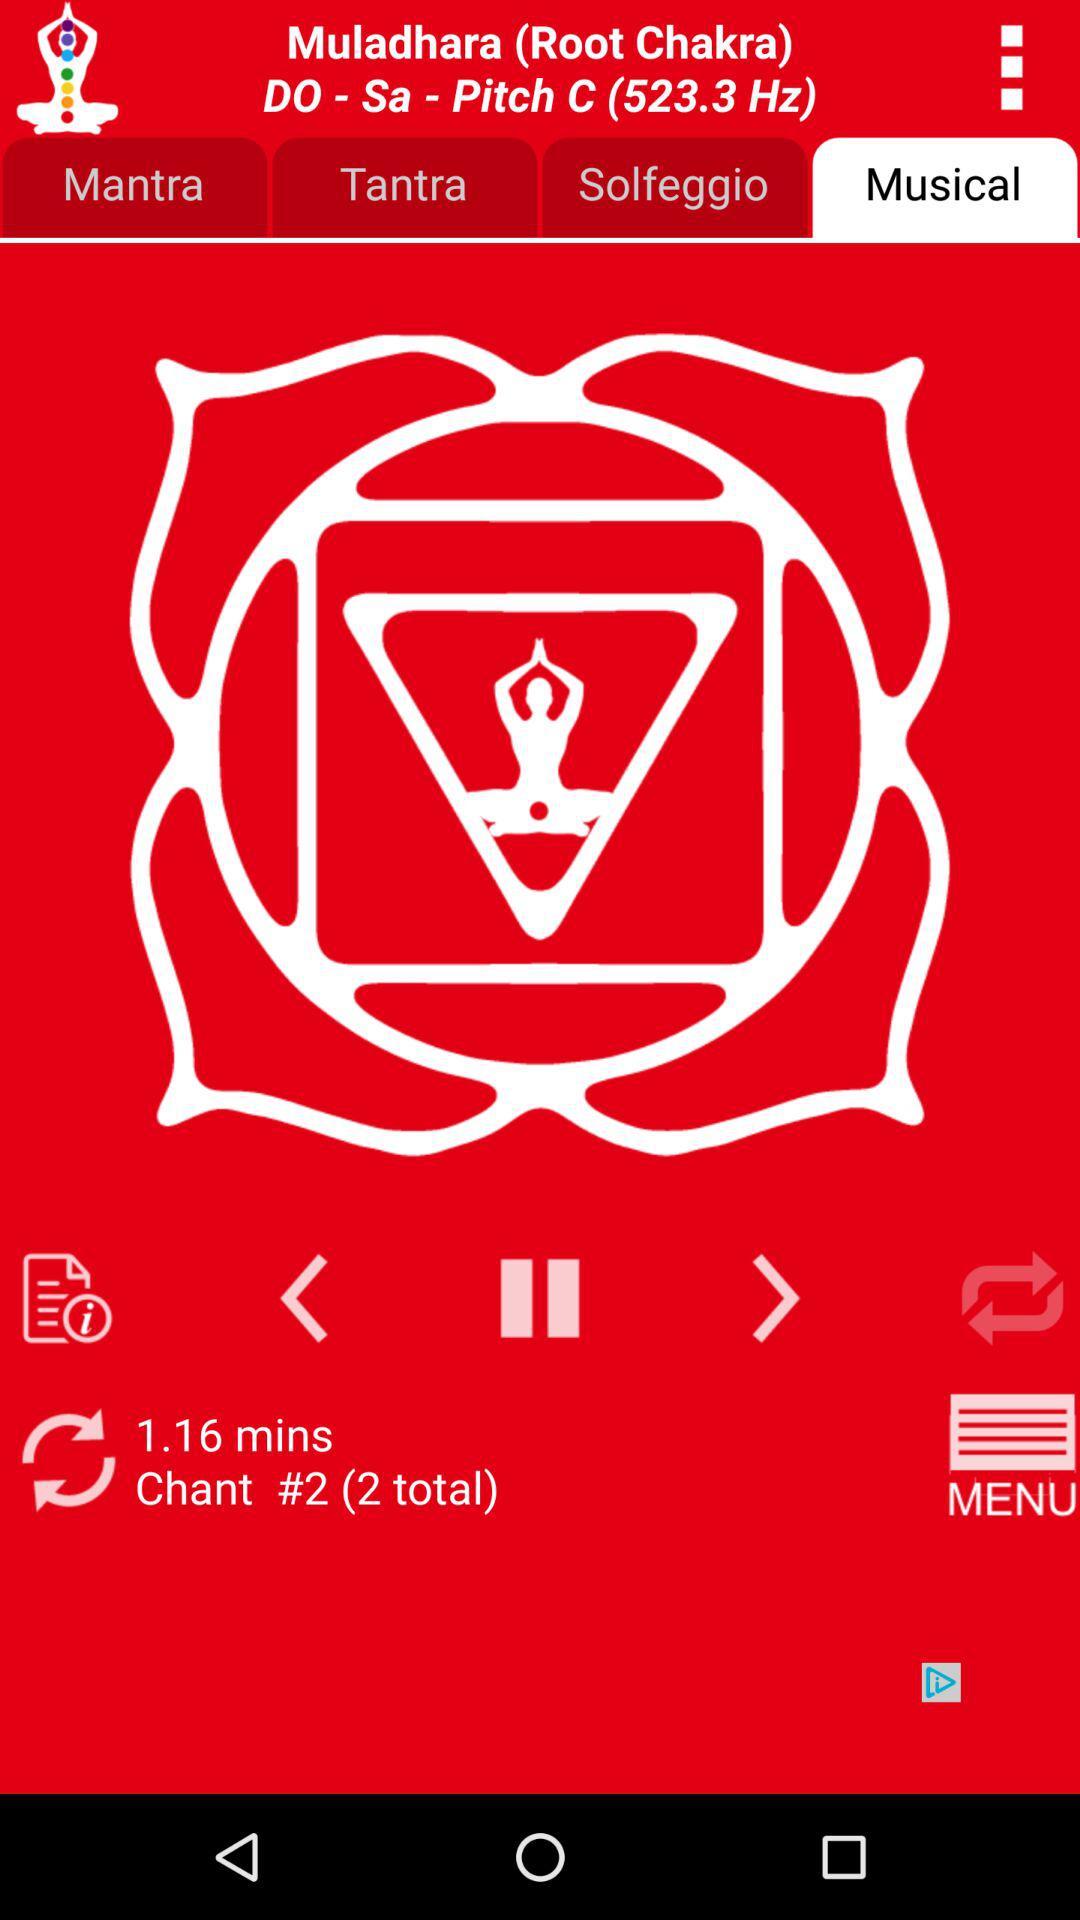  Describe the element at coordinates (675, 188) in the screenshot. I see `item to the left of the musical icon` at that location.